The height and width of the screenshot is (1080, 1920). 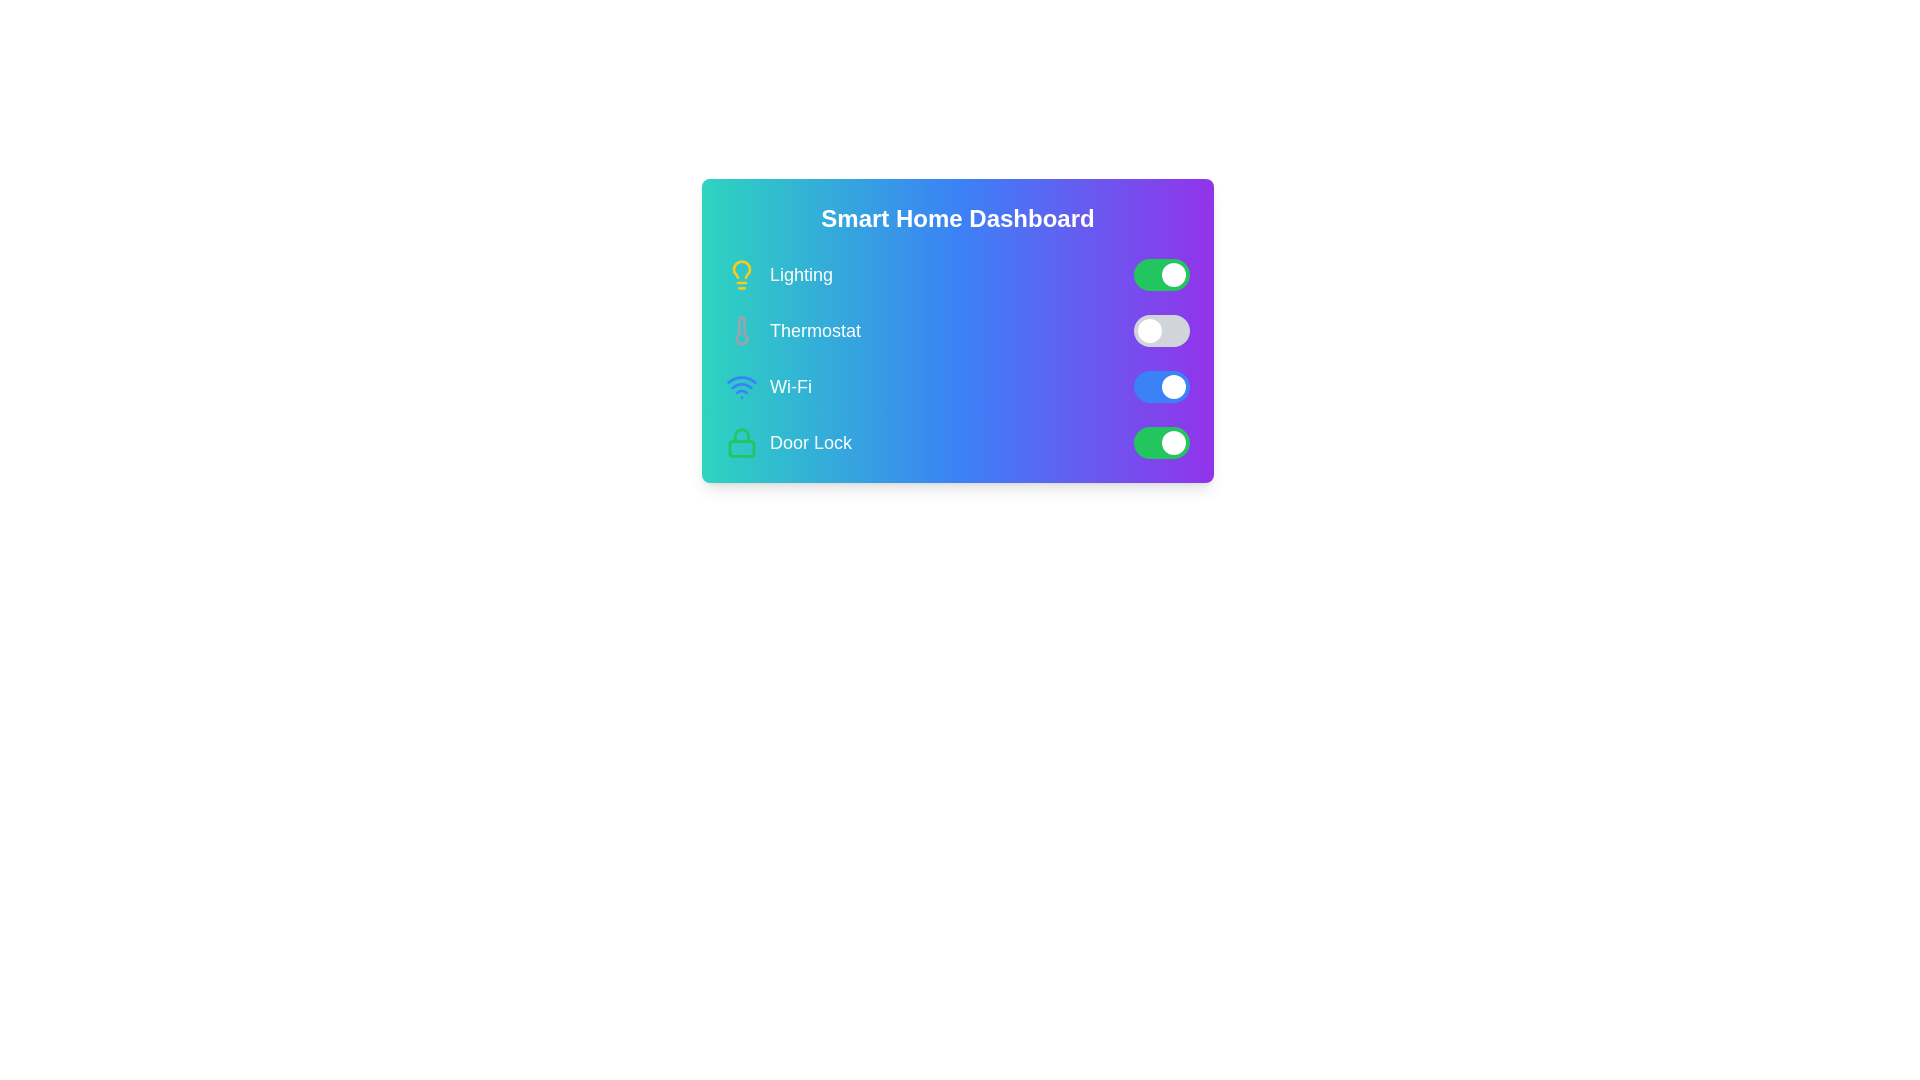 I want to click on the lower rectangular body portion of the green lock icon in the smart home dashboard interface, specifically the fourth item labeled 'Door Lock', so click(x=741, y=447).